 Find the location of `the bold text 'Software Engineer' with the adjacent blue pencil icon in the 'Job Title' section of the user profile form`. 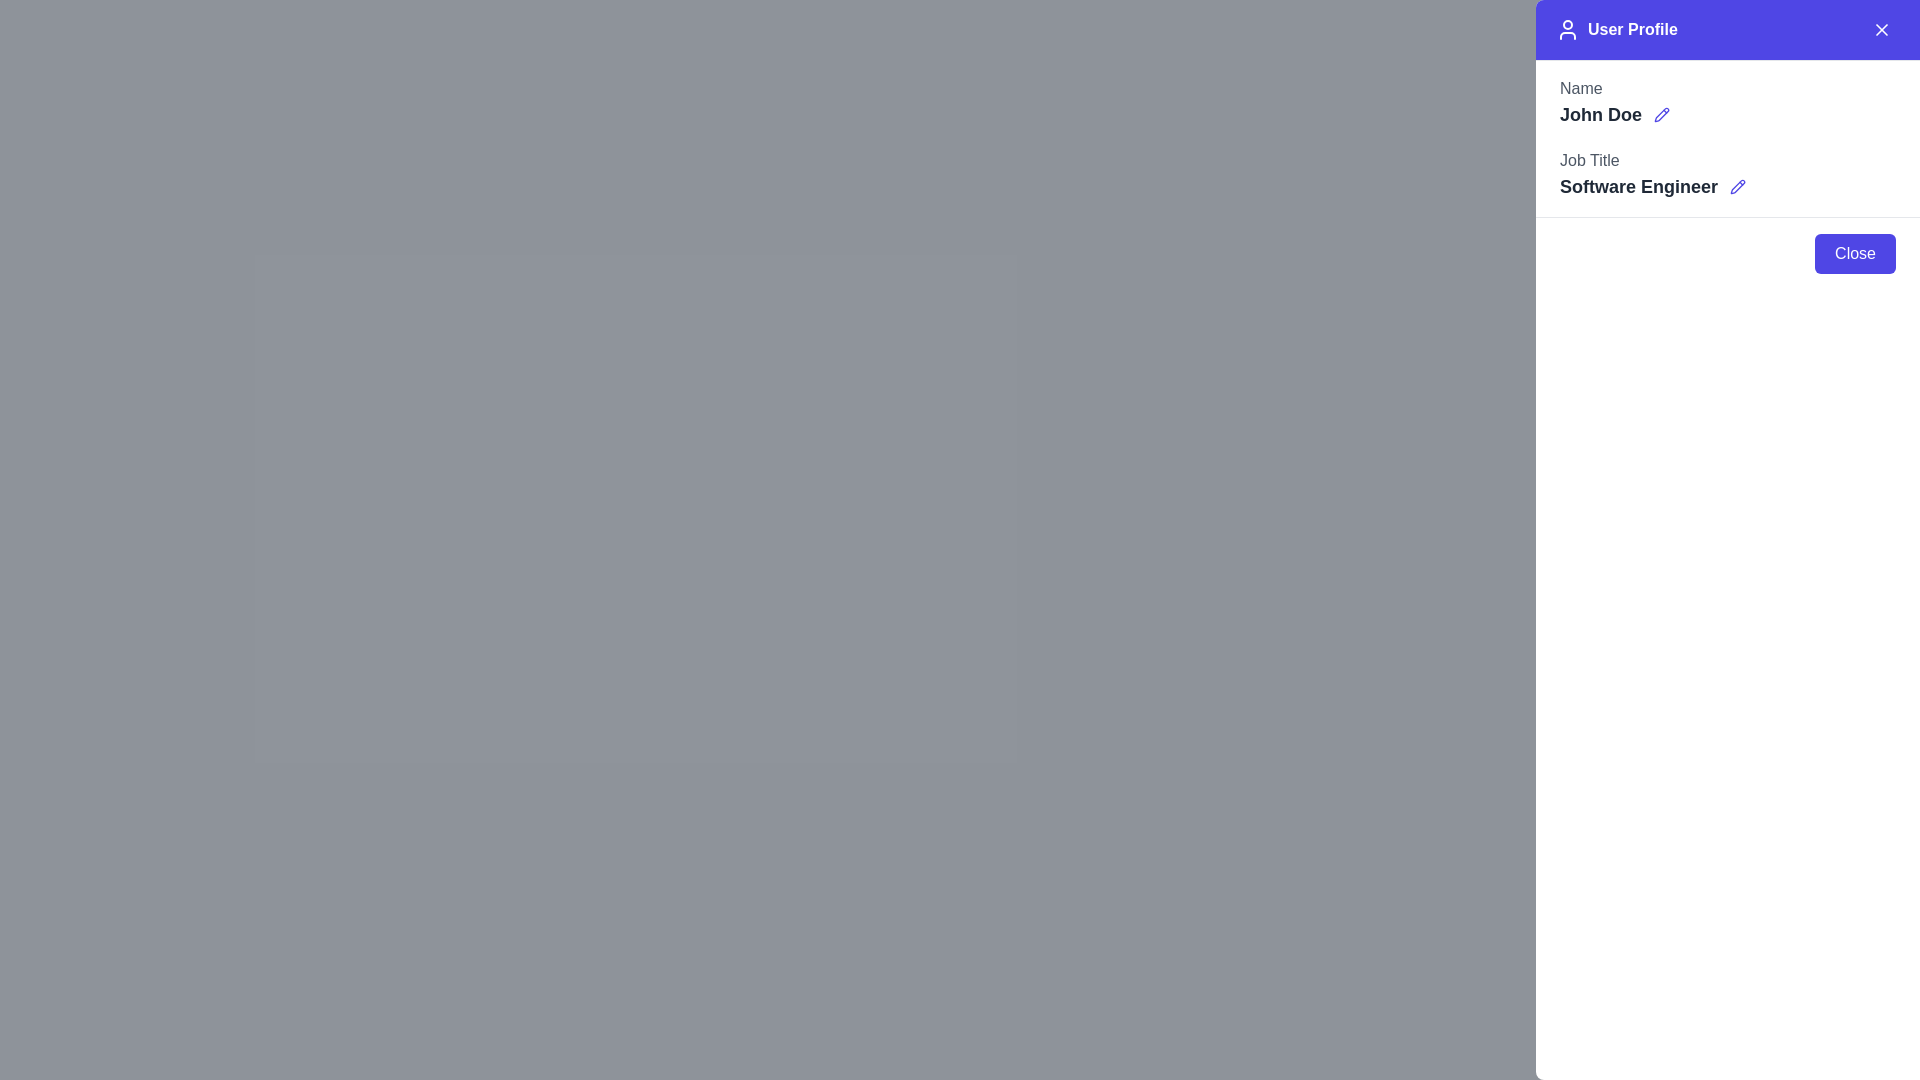

the bold text 'Software Engineer' with the adjacent blue pencil icon in the 'Job Title' section of the user profile form is located at coordinates (1655, 186).